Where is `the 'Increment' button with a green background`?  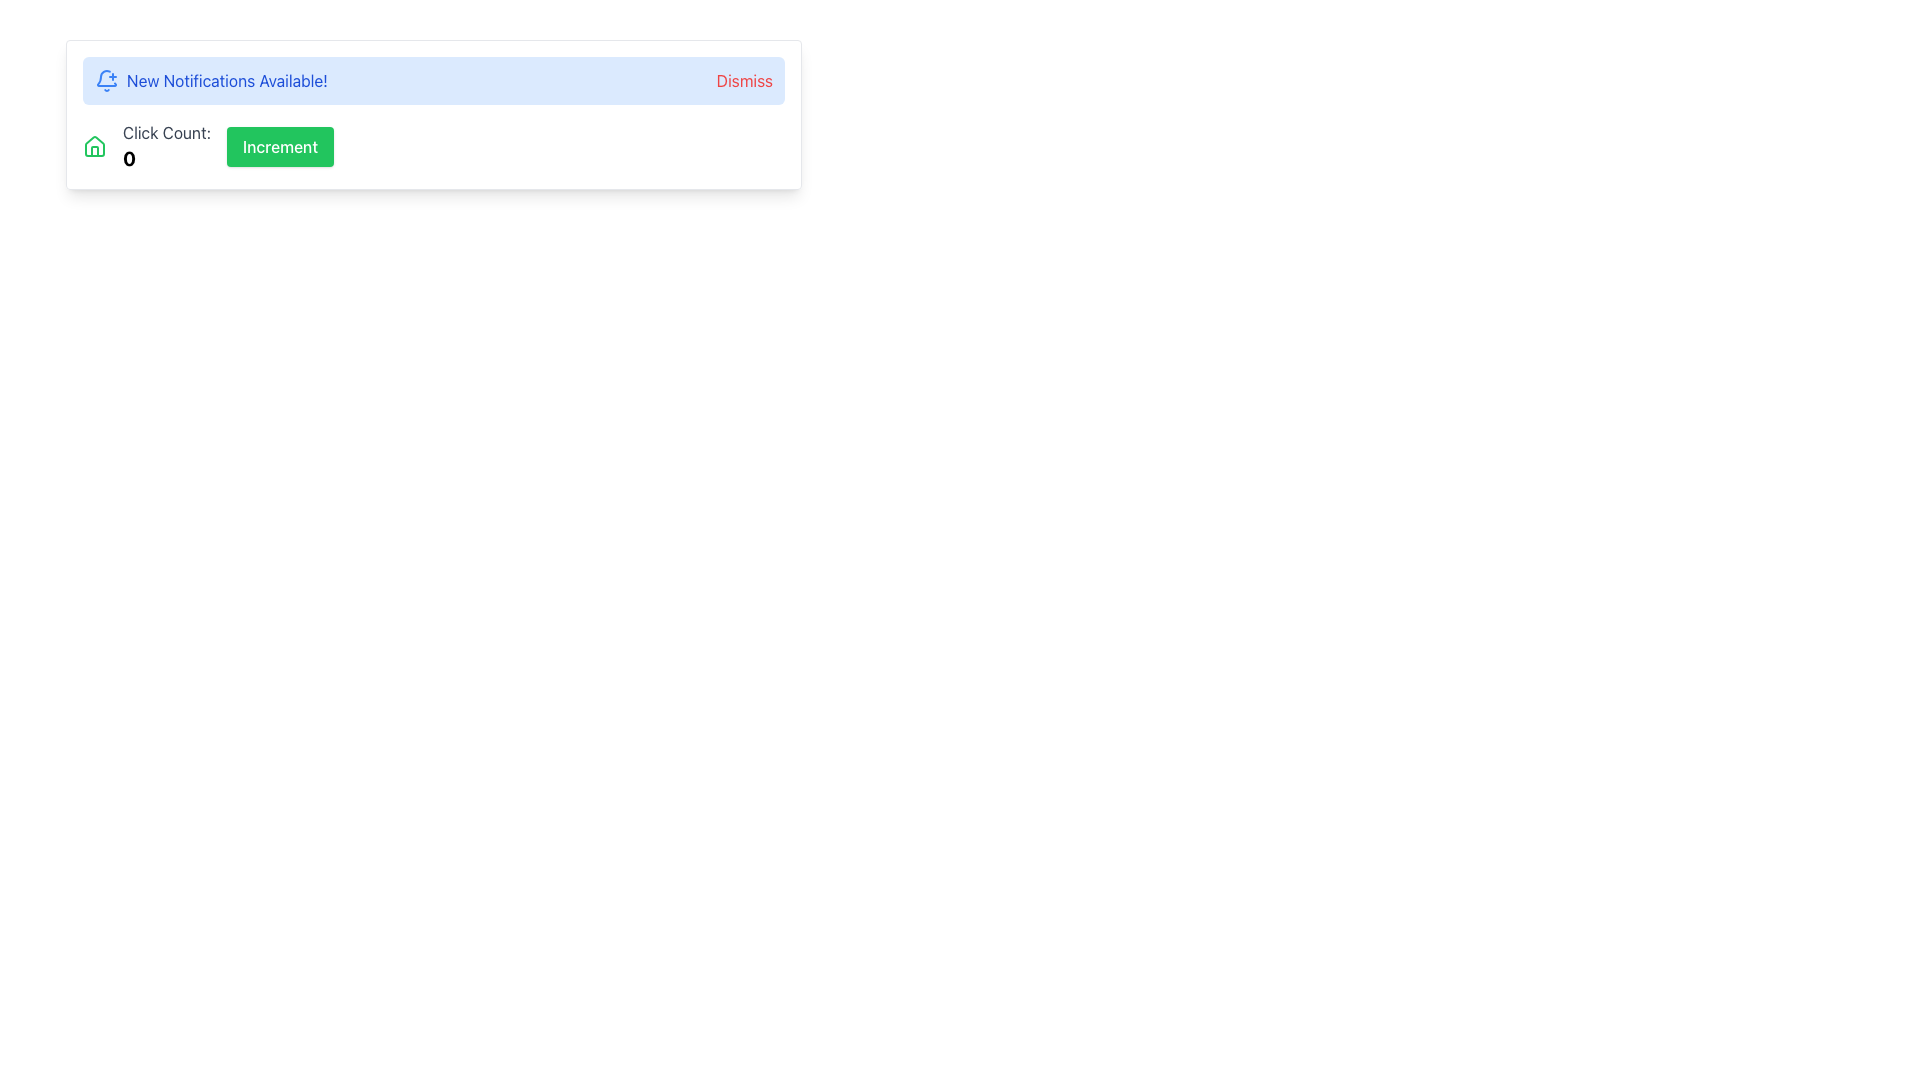 the 'Increment' button with a green background is located at coordinates (279, 145).